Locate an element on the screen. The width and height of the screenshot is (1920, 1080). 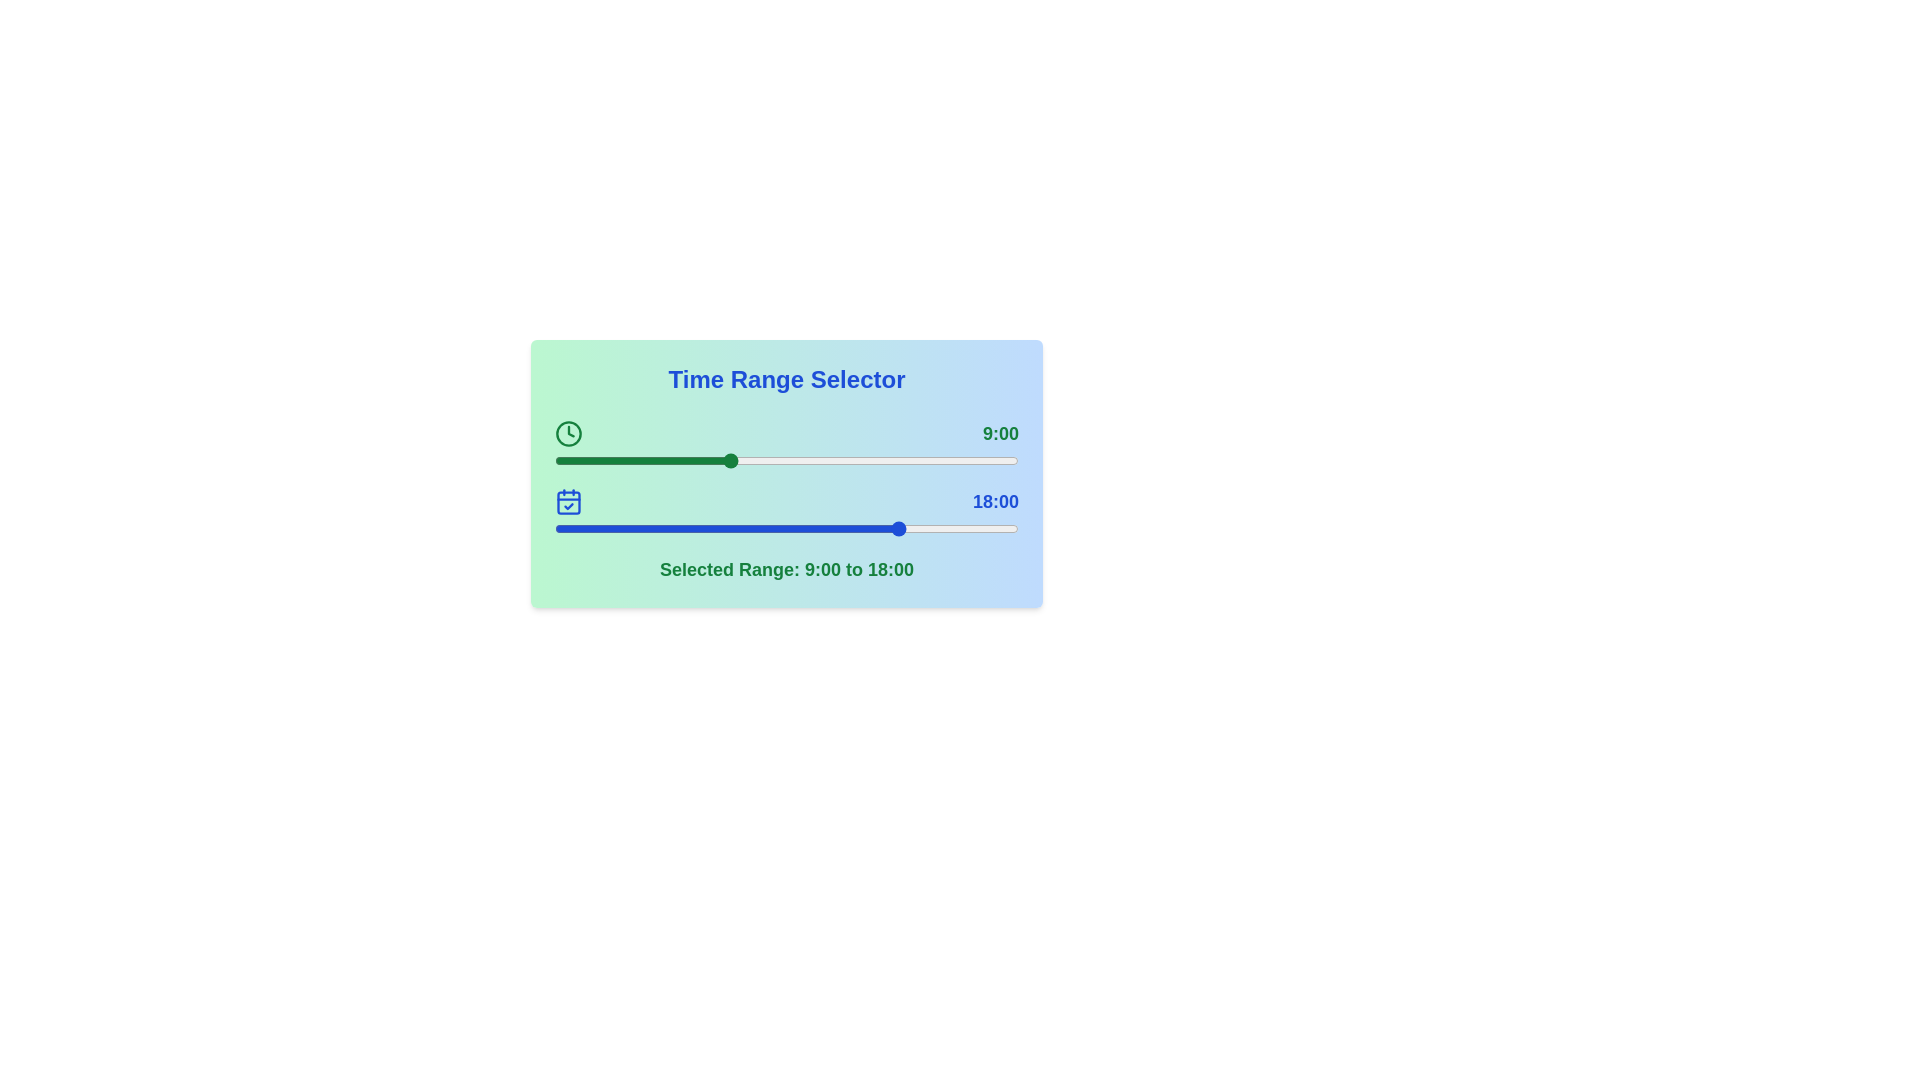
time range is located at coordinates (747, 527).